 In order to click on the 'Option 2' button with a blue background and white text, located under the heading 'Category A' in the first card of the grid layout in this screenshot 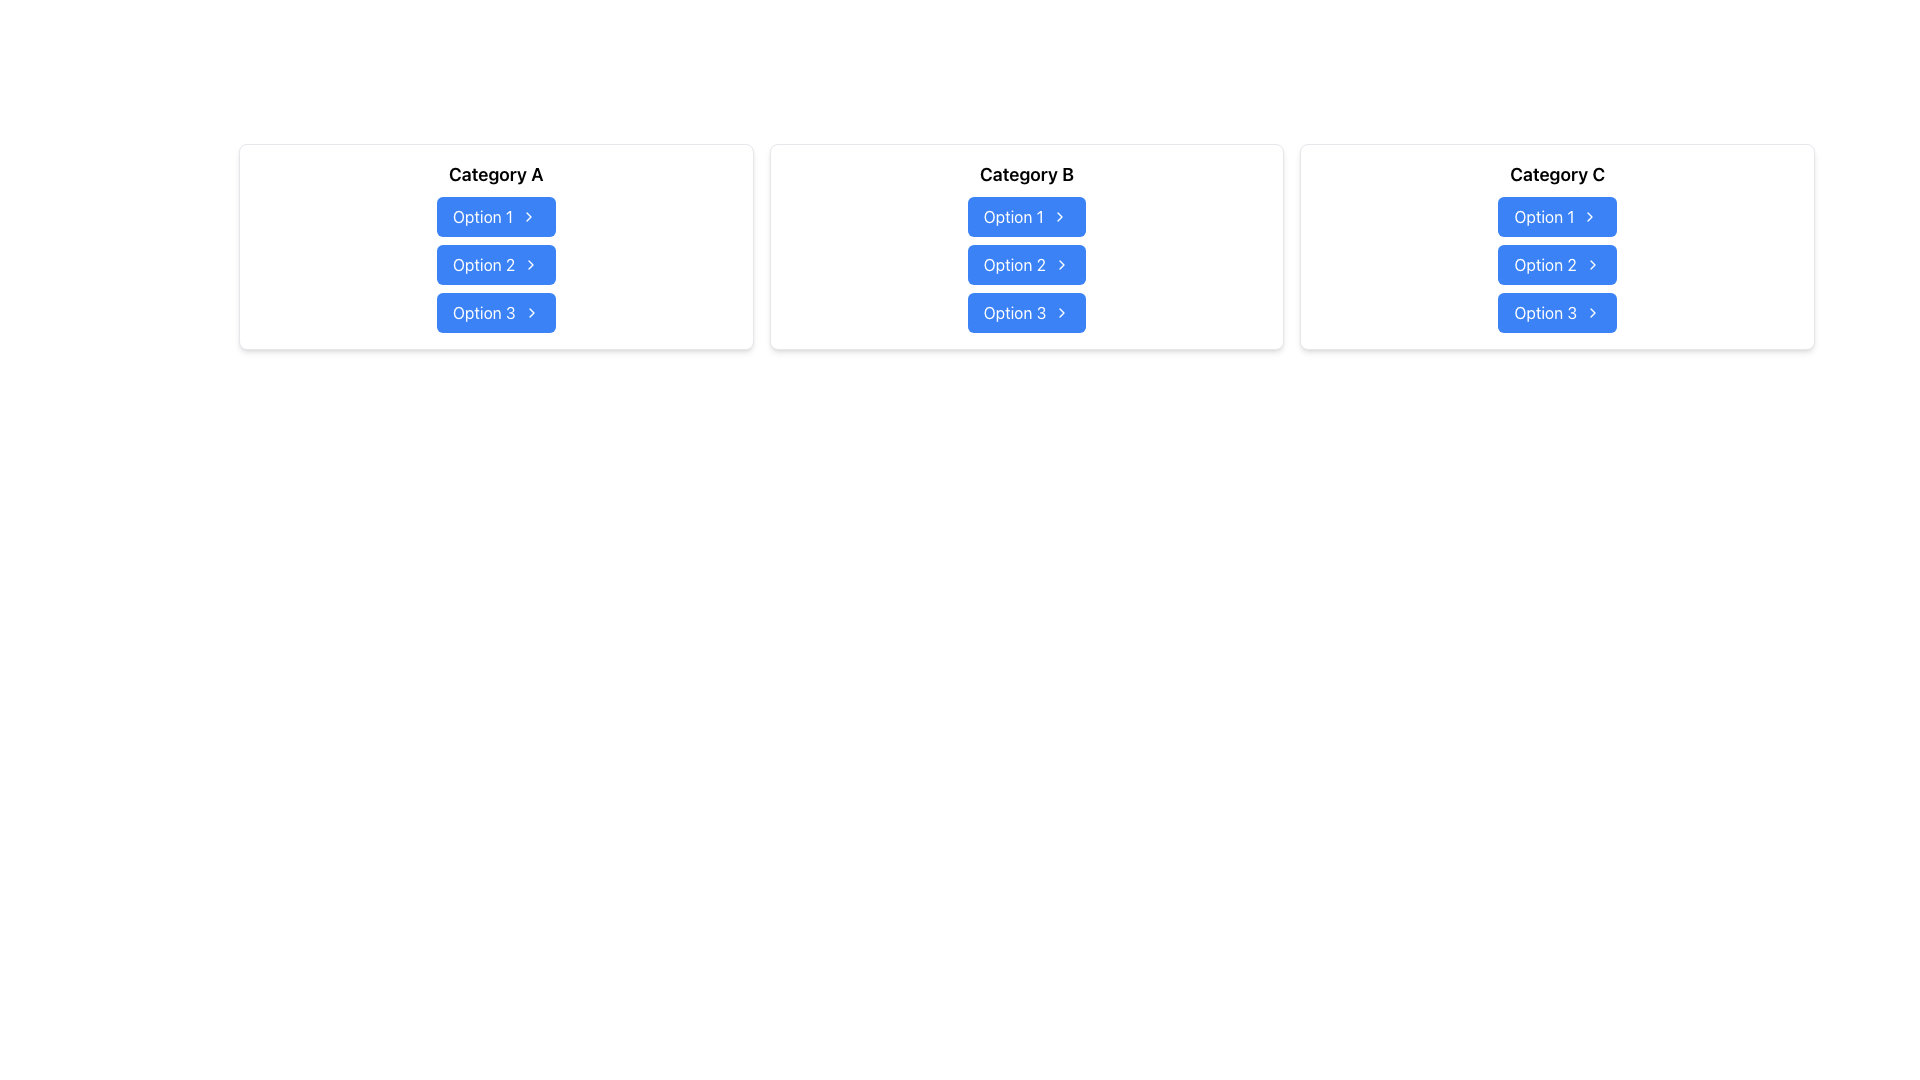, I will do `click(496, 245)`.